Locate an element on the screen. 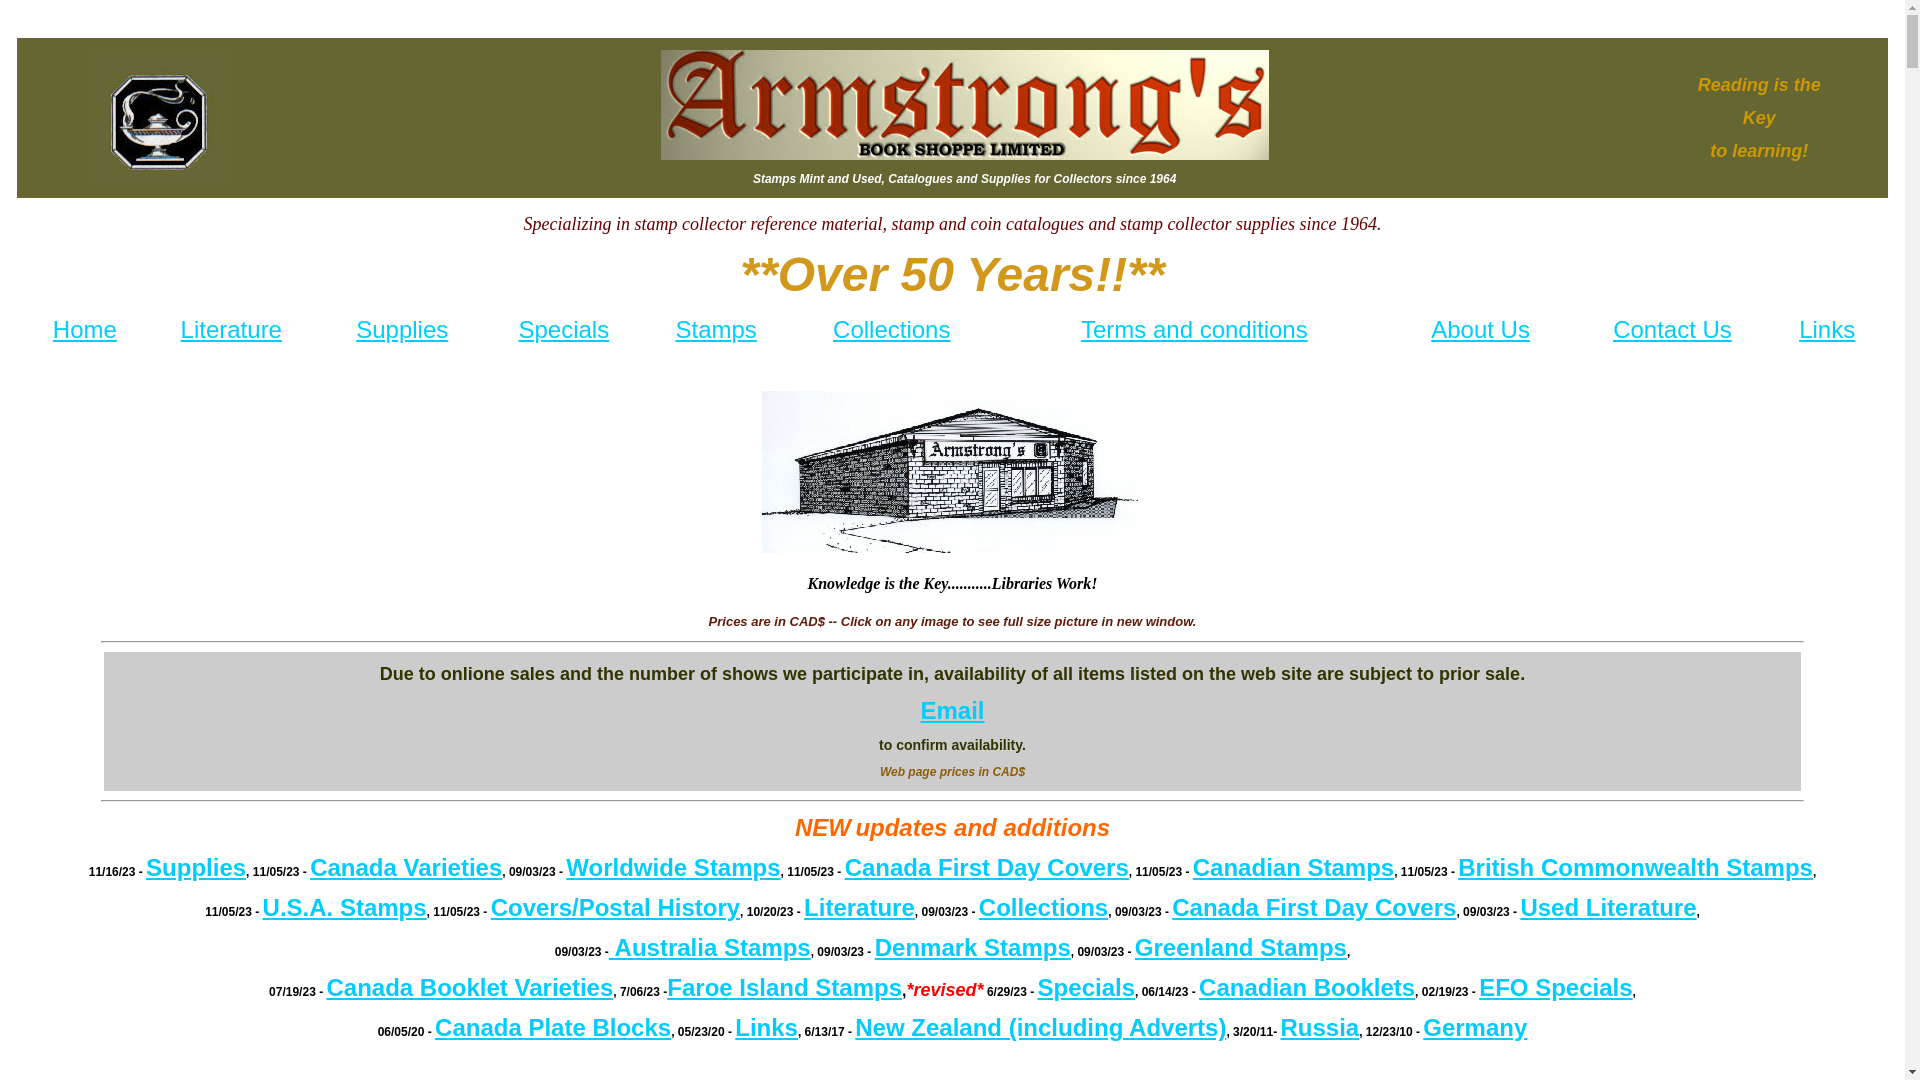 This screenshot has height=1080, width=1920. 'Covers/Postal History' is located at coordinates (614, 907).